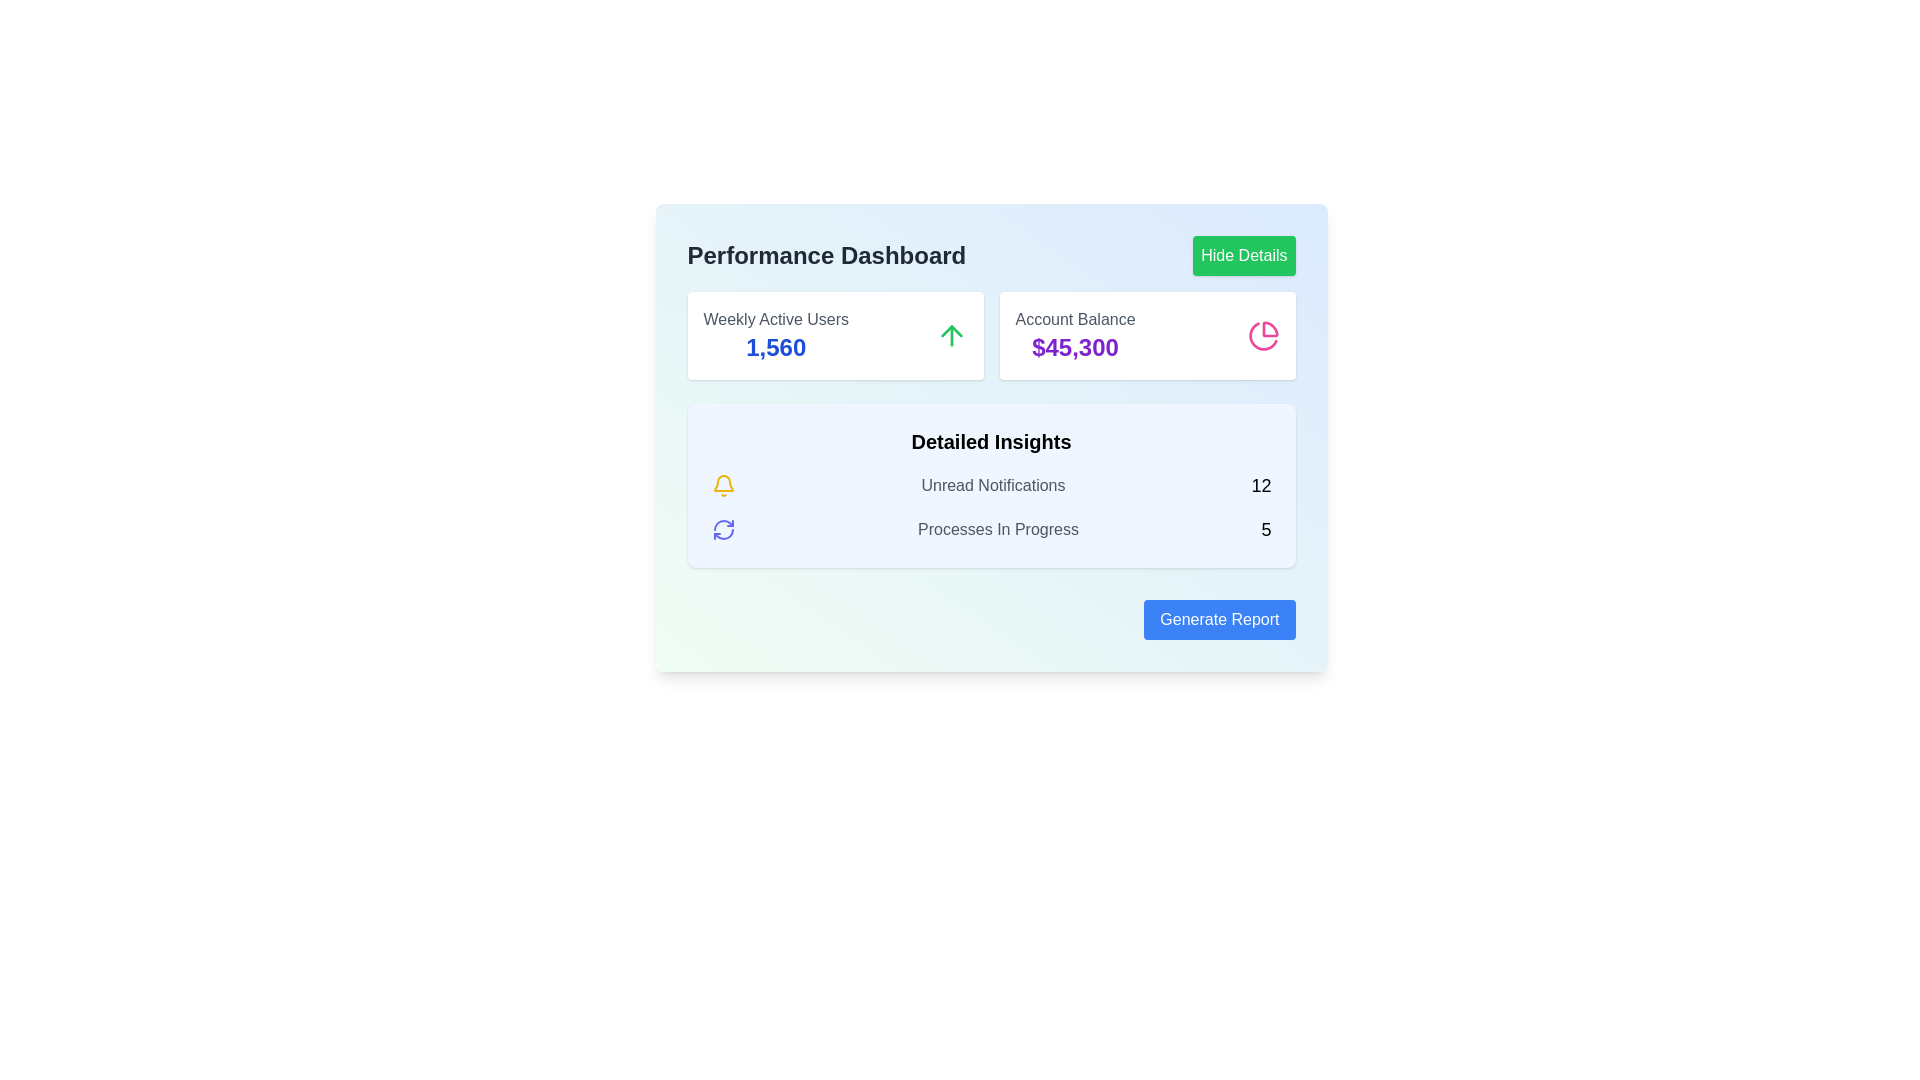 This screenshot has height=1080, width=1920. Describe the element at coordinates (993, 486) in the screenshot. I see `the 'Unread Notifications' text label, which is styled in medium-sized gray font and located in the middle-right side of the 'Detailed Insights' section, positioned between a notification icon and a numeric counter reading '12'` at that location.